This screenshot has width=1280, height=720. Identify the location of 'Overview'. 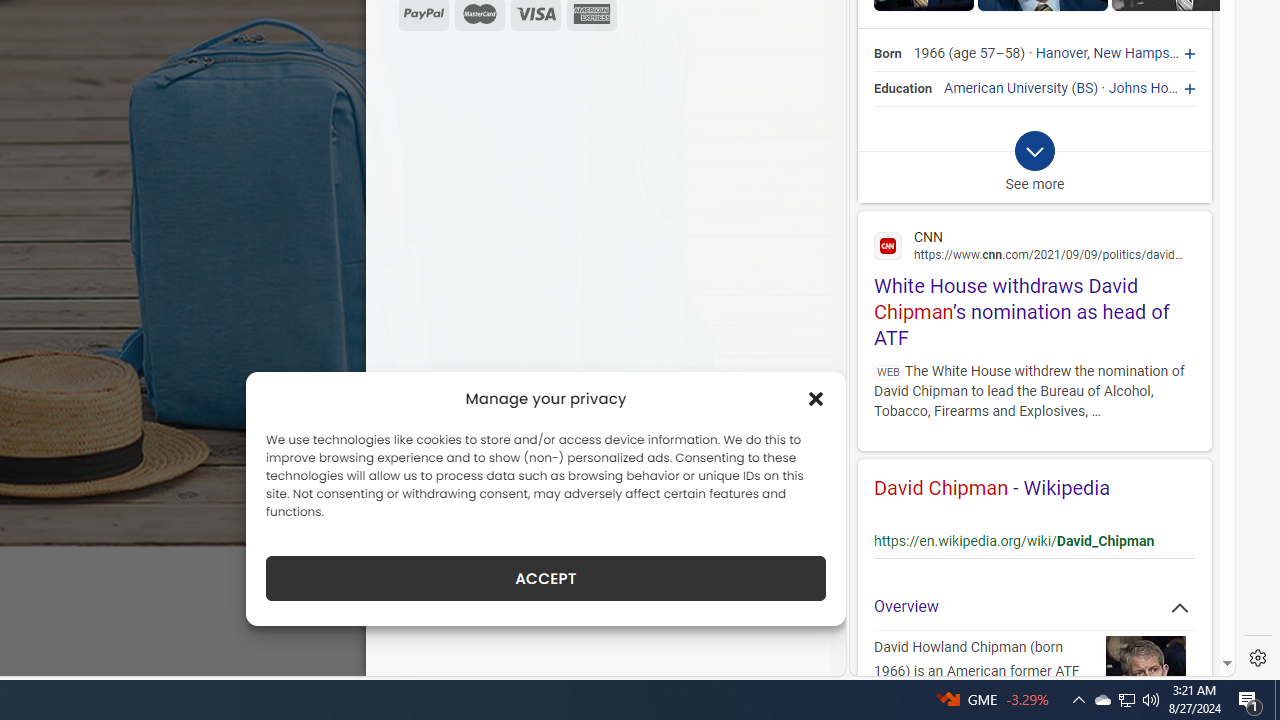
(1034, 606).